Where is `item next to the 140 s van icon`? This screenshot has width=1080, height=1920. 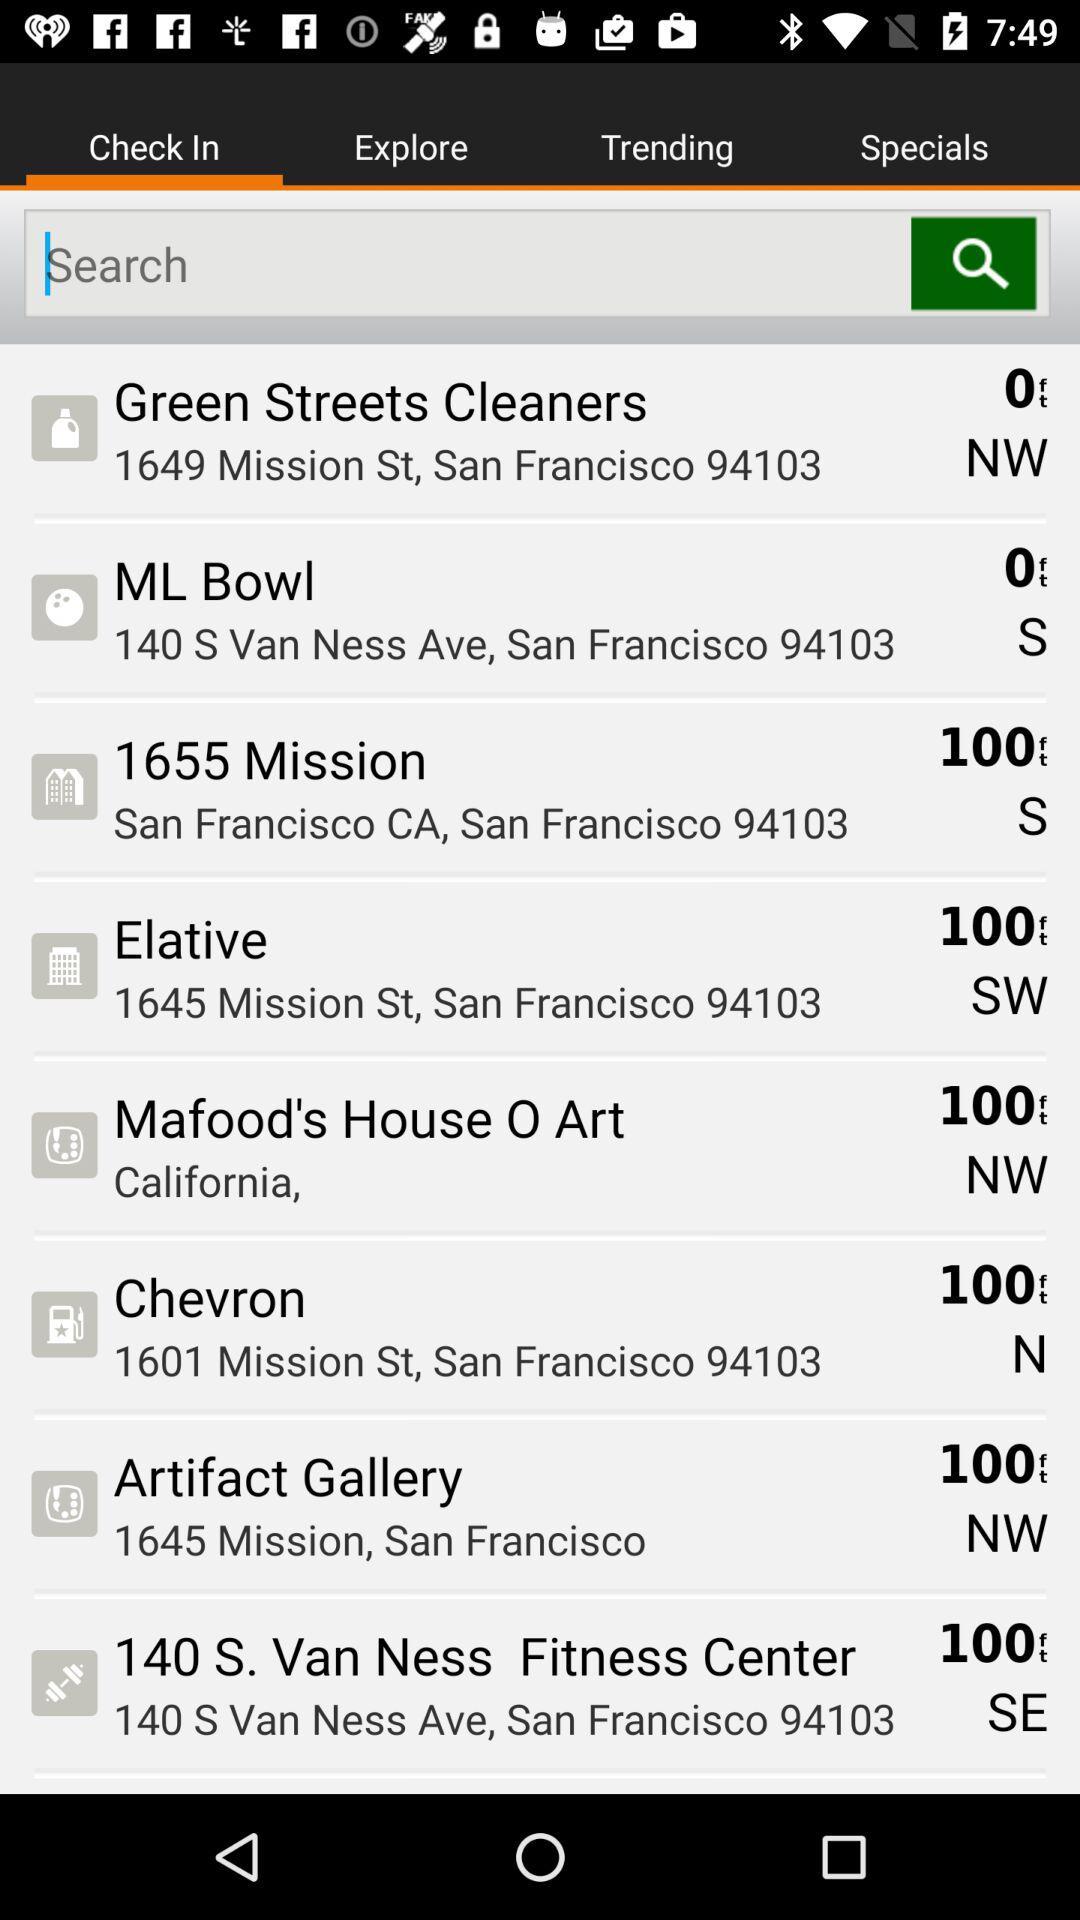 item next to the 140 s van icon is located at coordinates (1017, 1709).